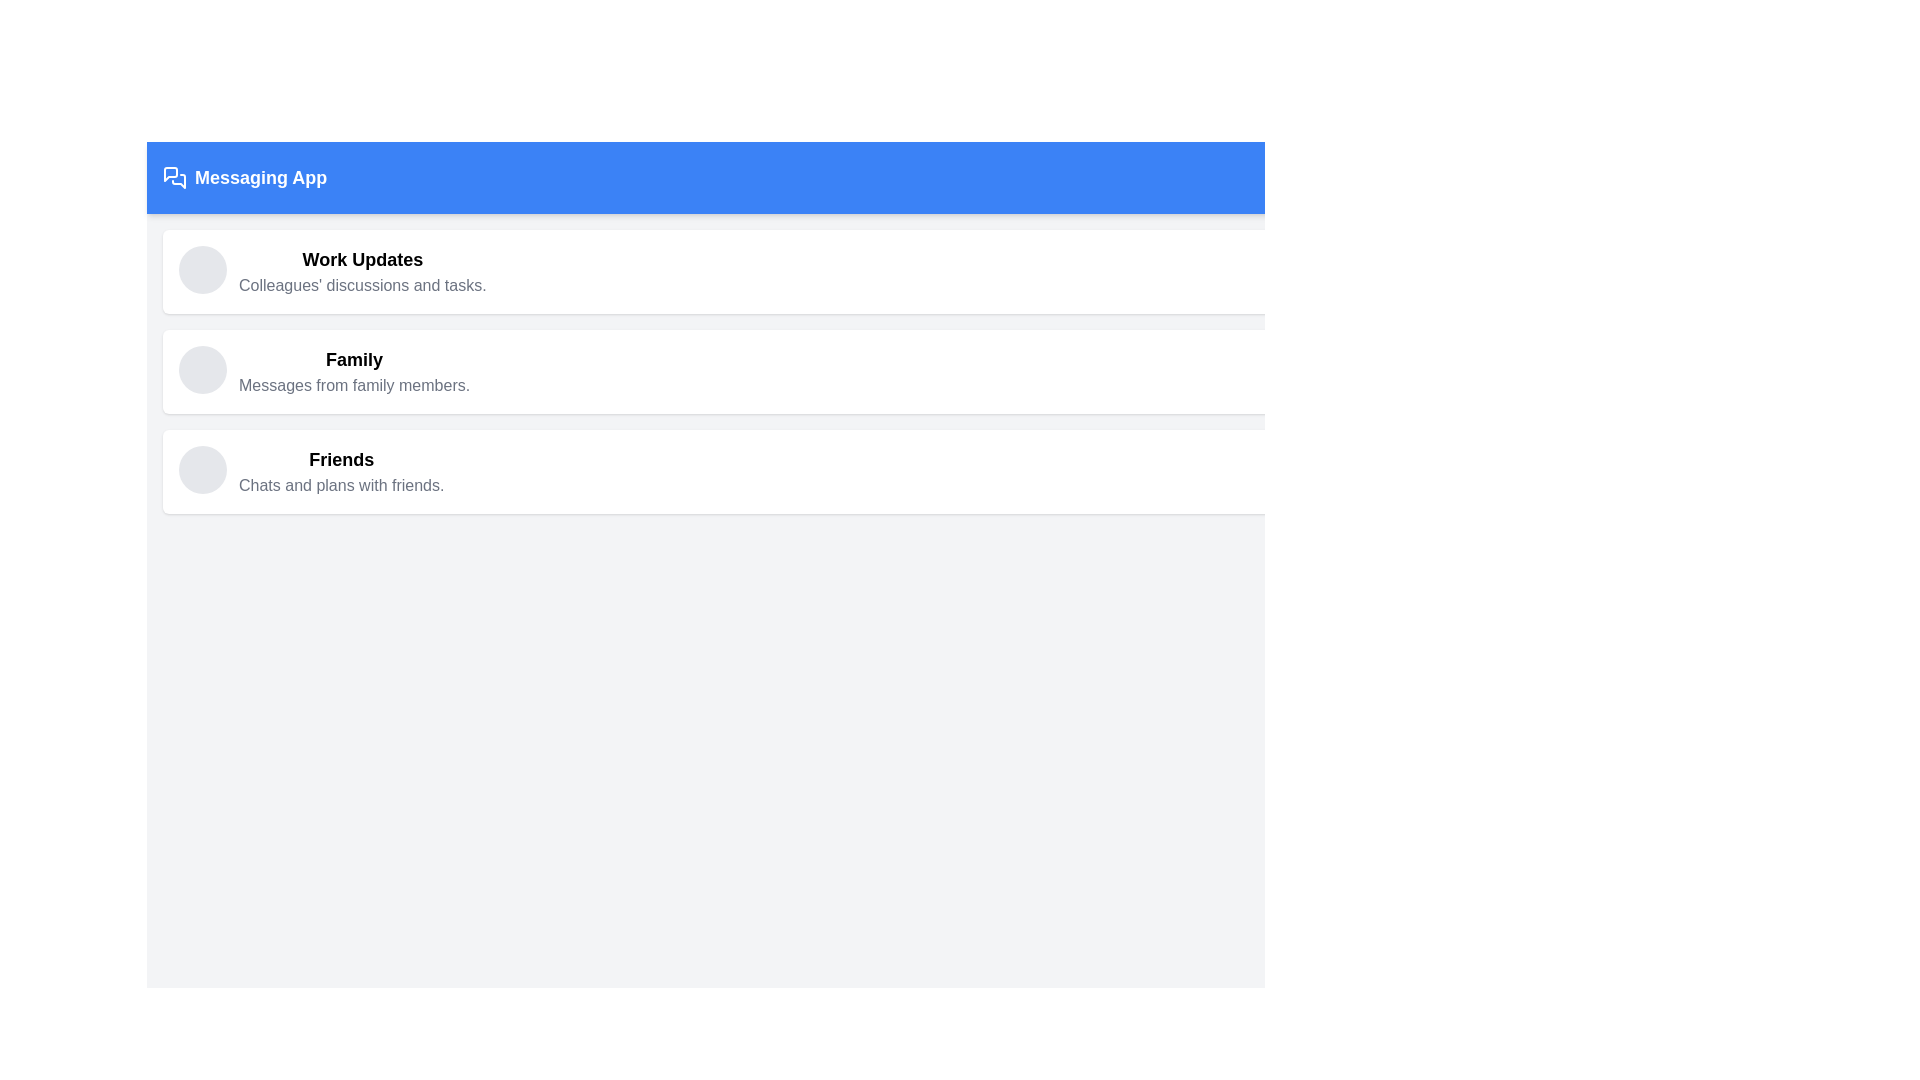 The image size is (1920, 1080). What do you see at coordinates (354, 385) in the screenshot?
I see `text label displaying 'Messages from family members.' which is located below the 'Family' title in the list entry labeled 'Family'` at bounding box center [354, 385].